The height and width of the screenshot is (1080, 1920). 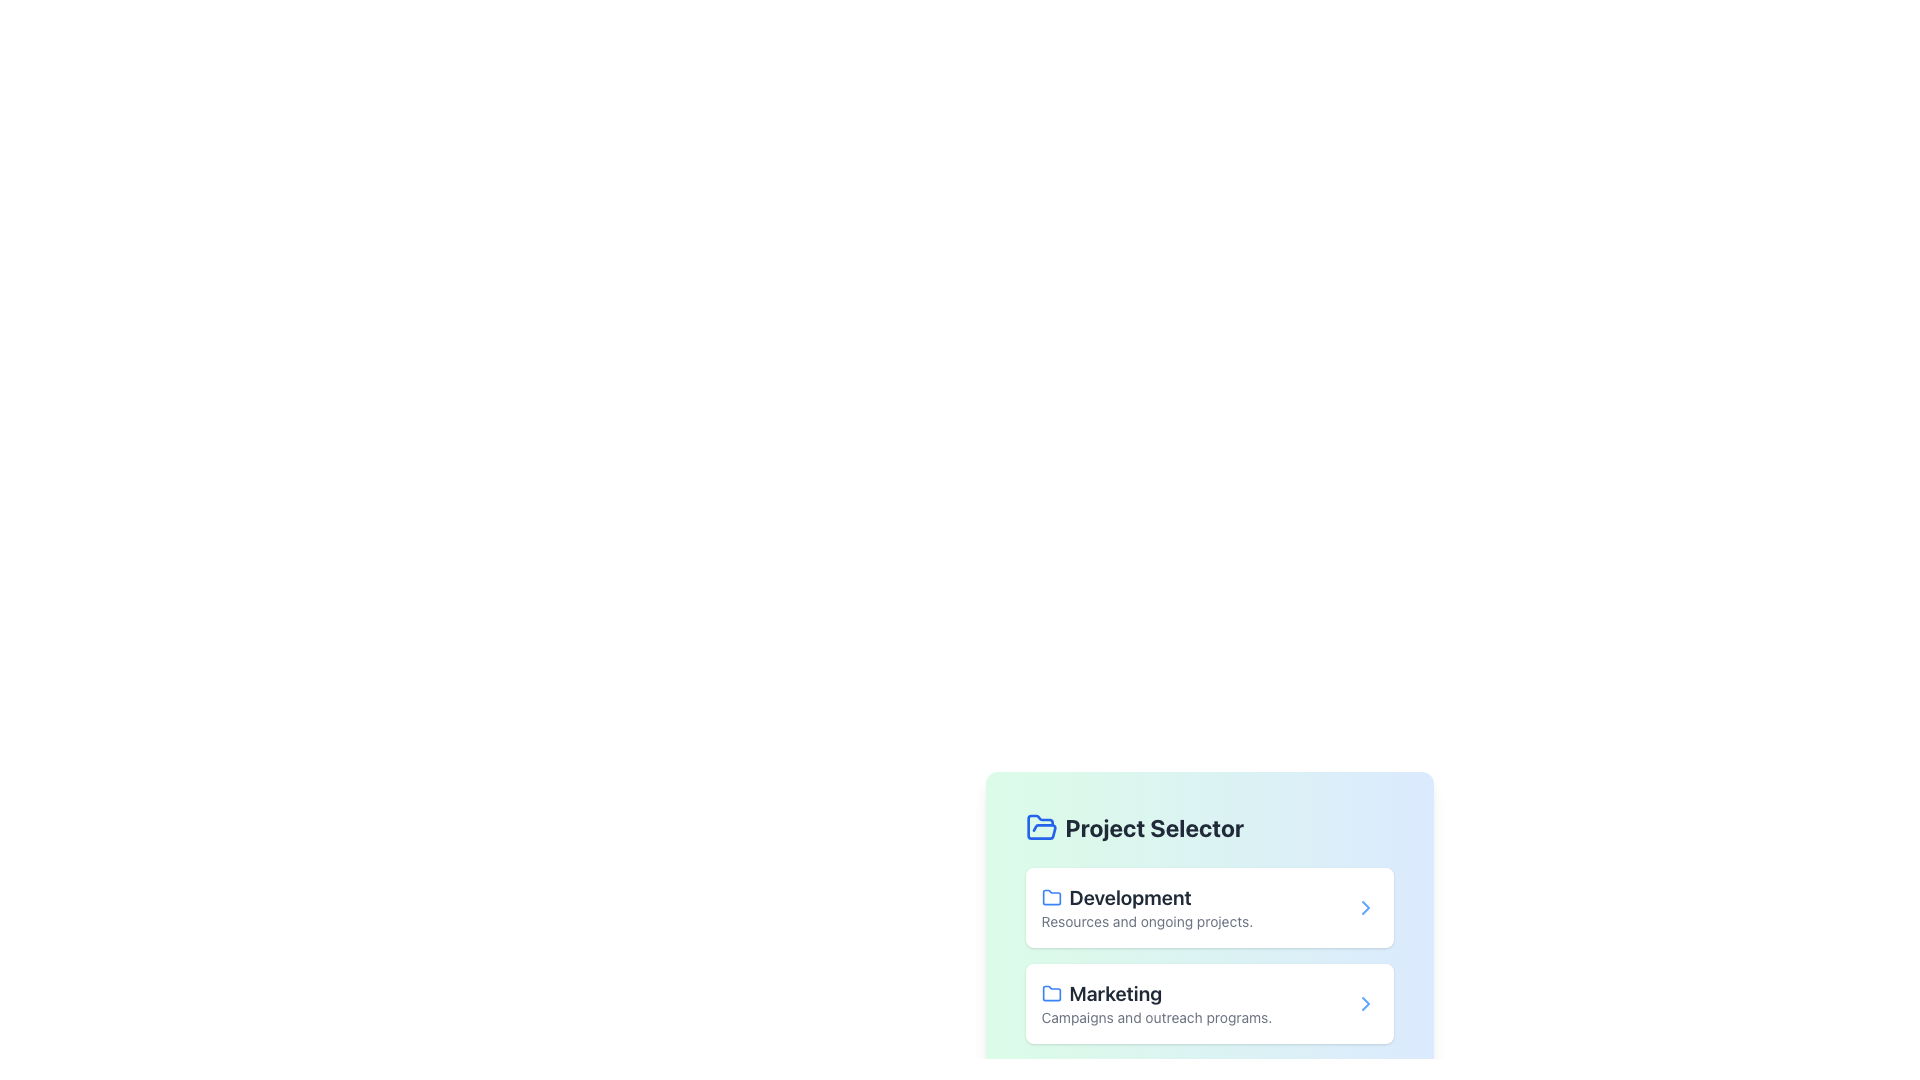 I want to click on the 'Marketing' label with description in the 'Project Selector' section for focus or highlighting, so click(x=1156, y=1003).